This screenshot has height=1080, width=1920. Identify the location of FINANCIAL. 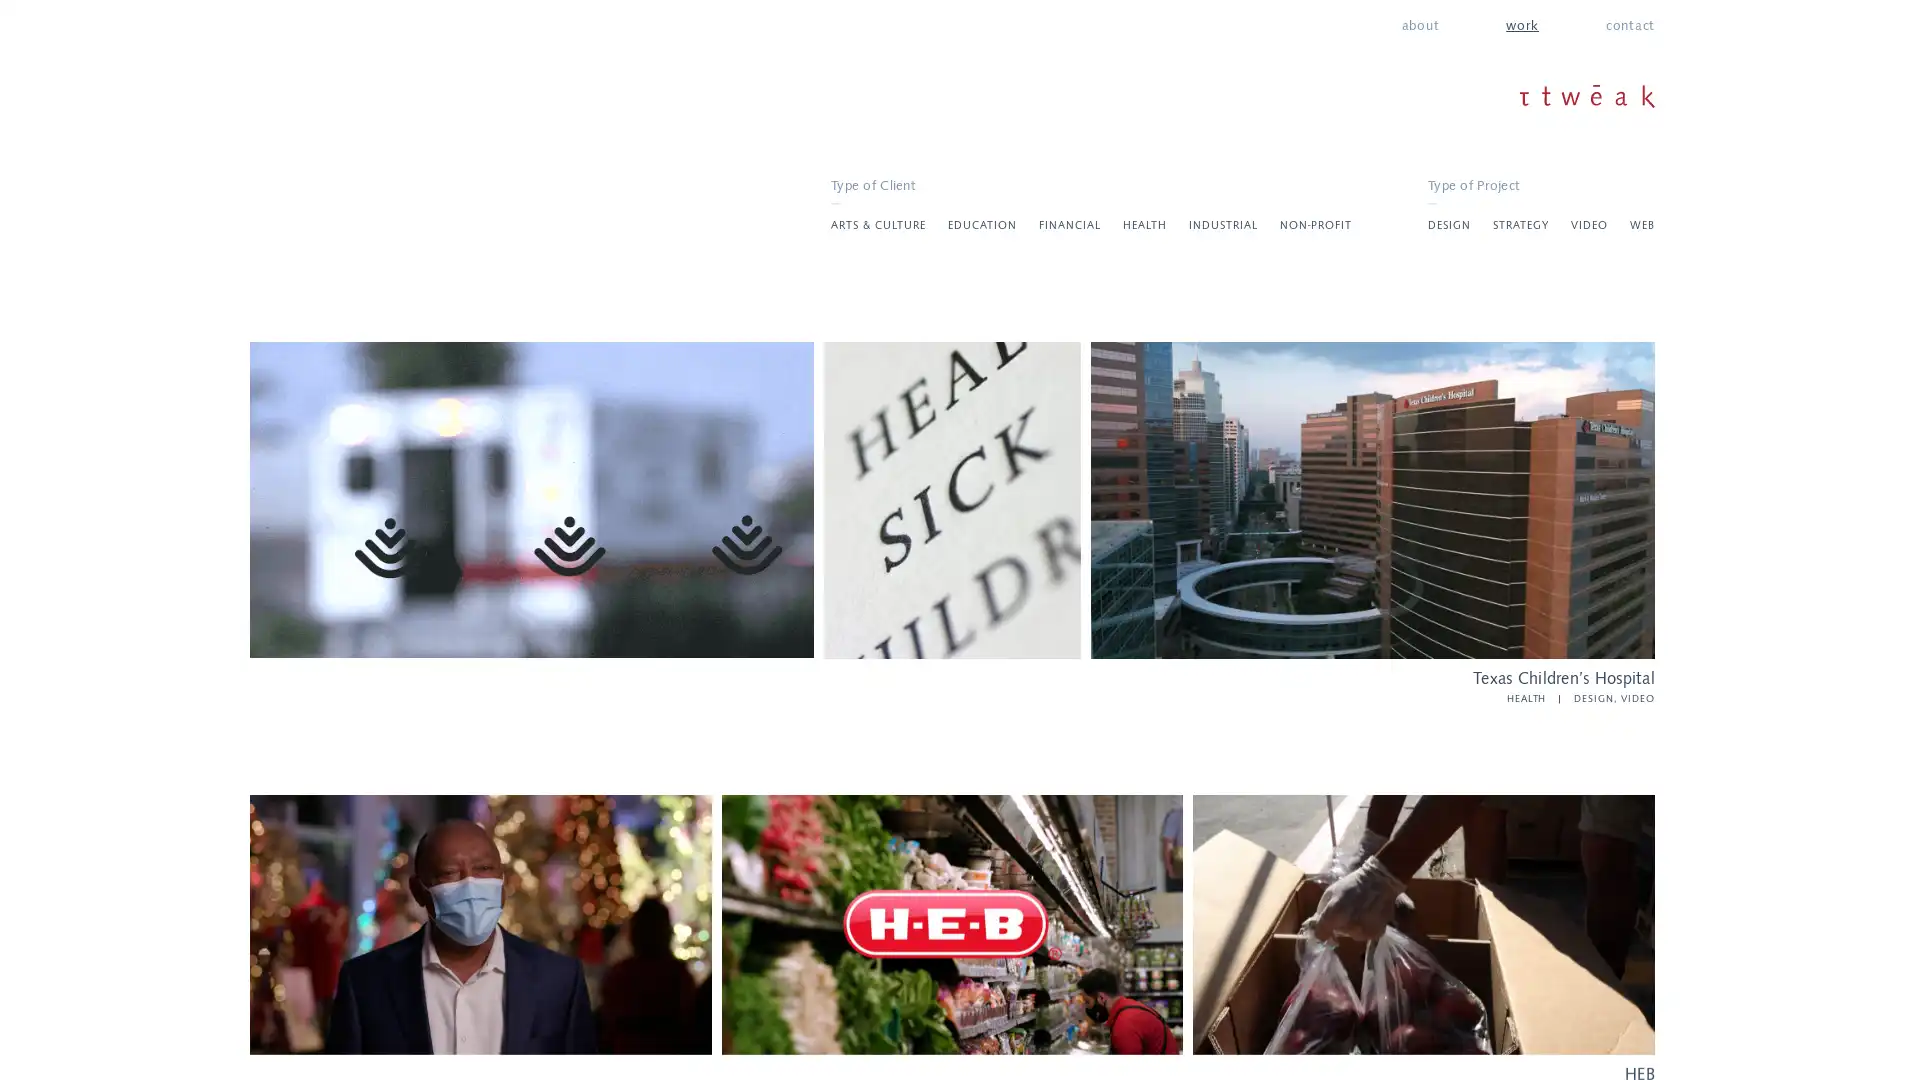
(1069, 225).